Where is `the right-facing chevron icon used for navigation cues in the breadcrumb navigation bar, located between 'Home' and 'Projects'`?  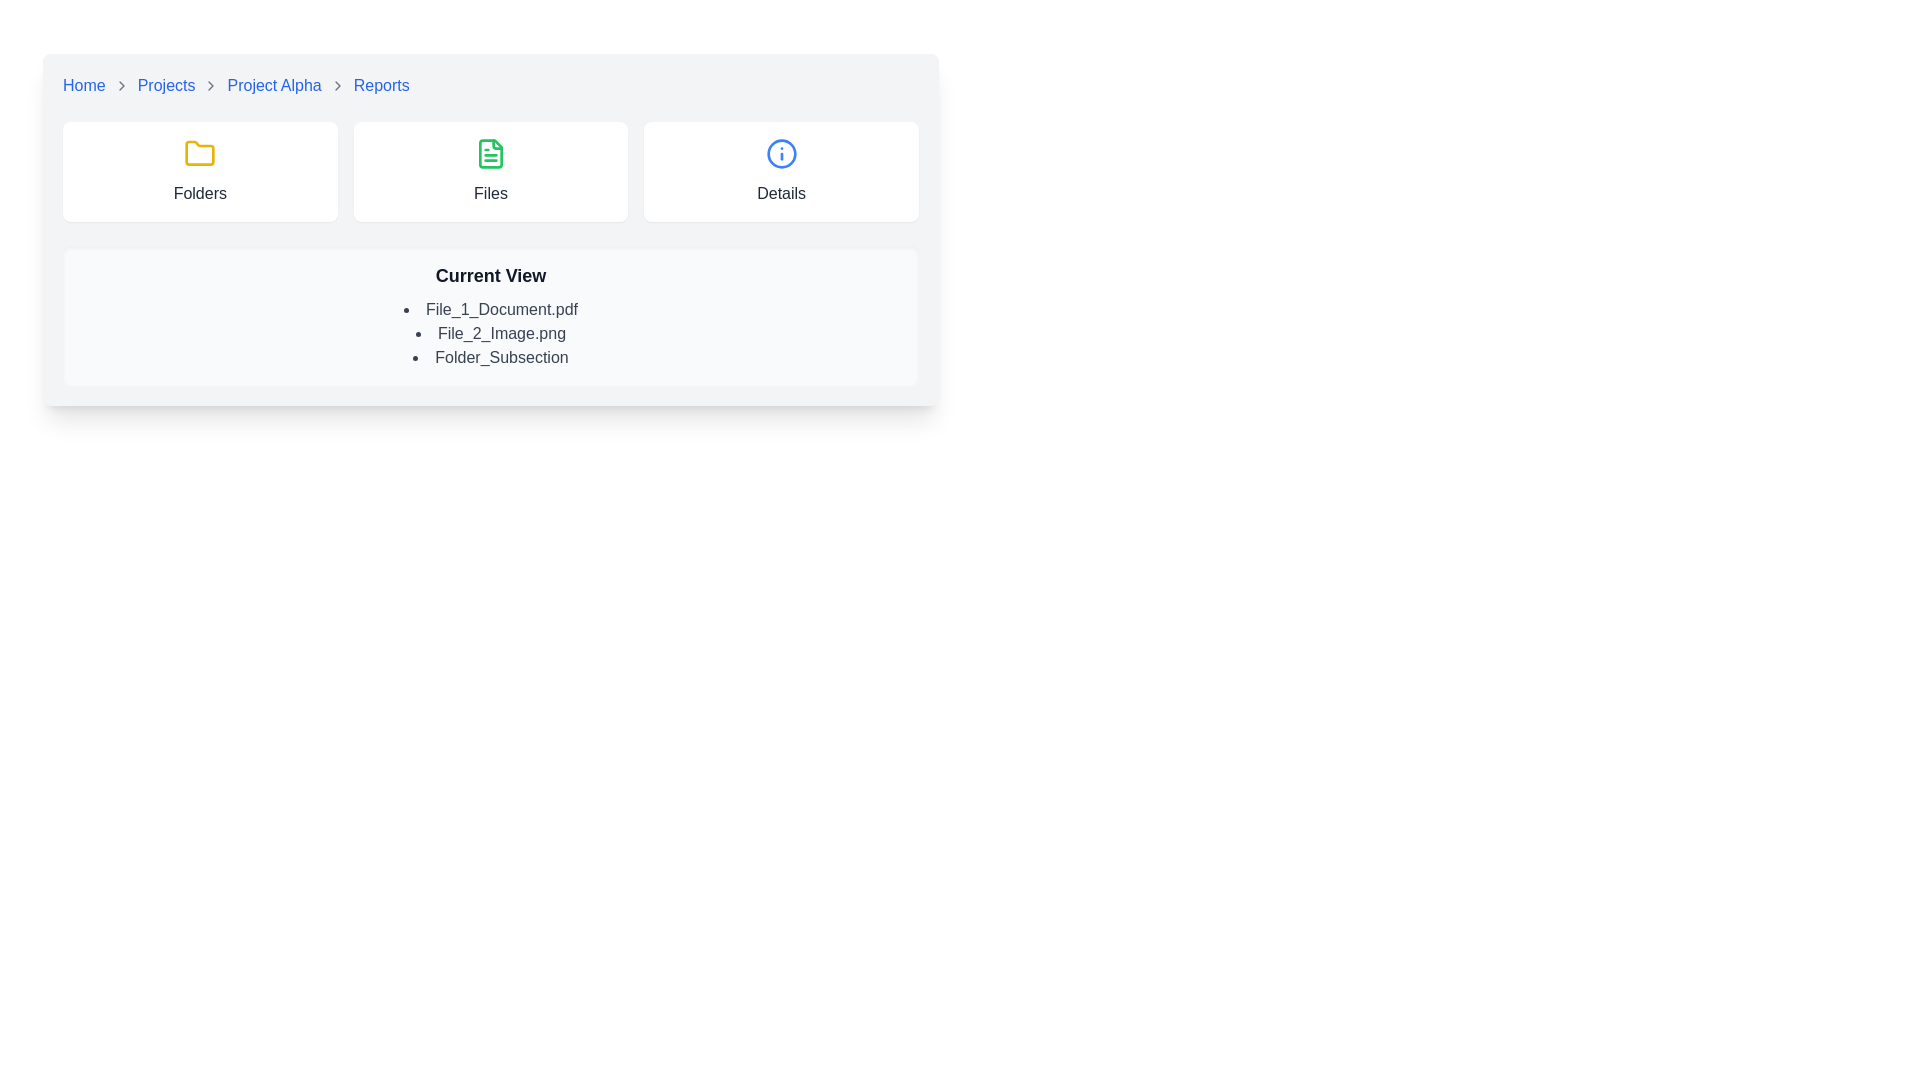 the right-facing chevron icon used for navigation cues in the breadcrumb navigation bar, located between 'Home' and 'Projects' is located at coordinates (120, 84).